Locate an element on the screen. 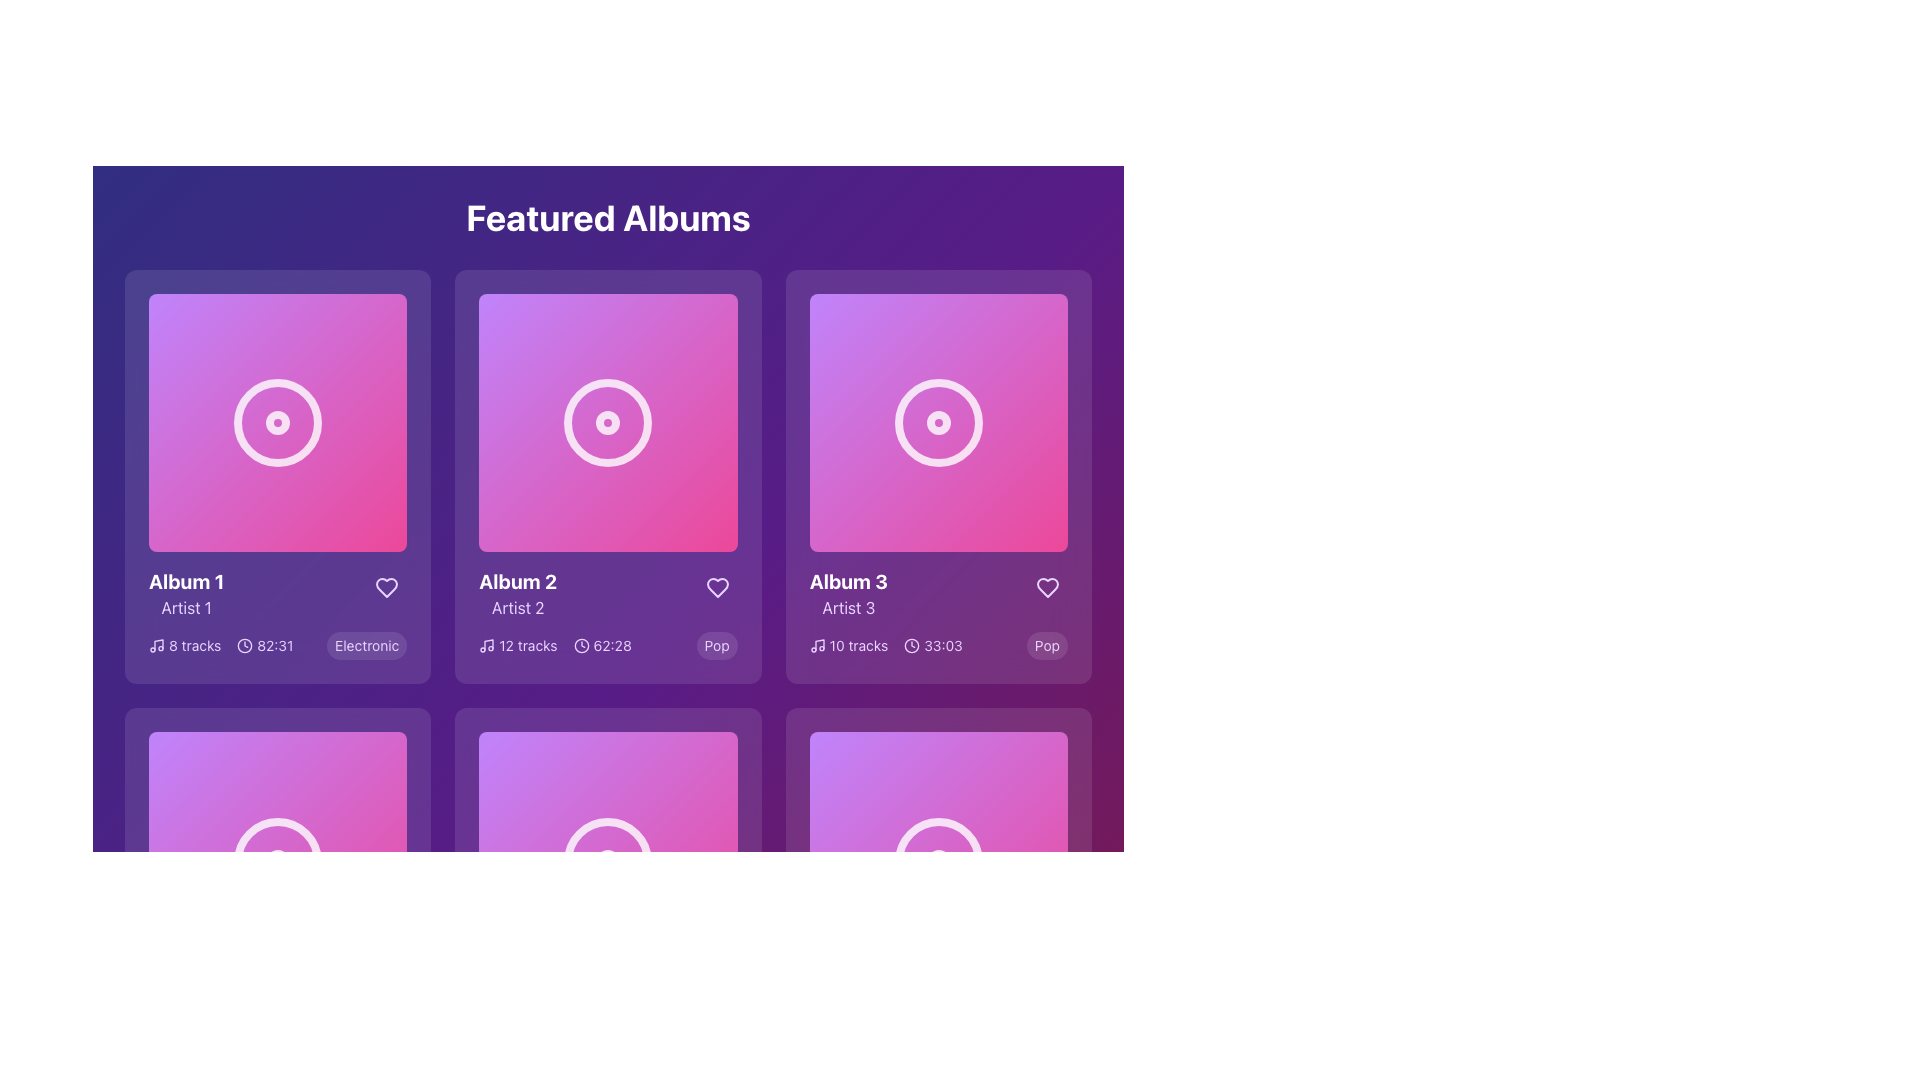 This screenshot has height=1080, width=1920. the informational text element located at the lower-left side of the card, below the album title 'Album 1' and aligned to the left of the genre indicator 'Electronic' is located at coordinates (221, 646).